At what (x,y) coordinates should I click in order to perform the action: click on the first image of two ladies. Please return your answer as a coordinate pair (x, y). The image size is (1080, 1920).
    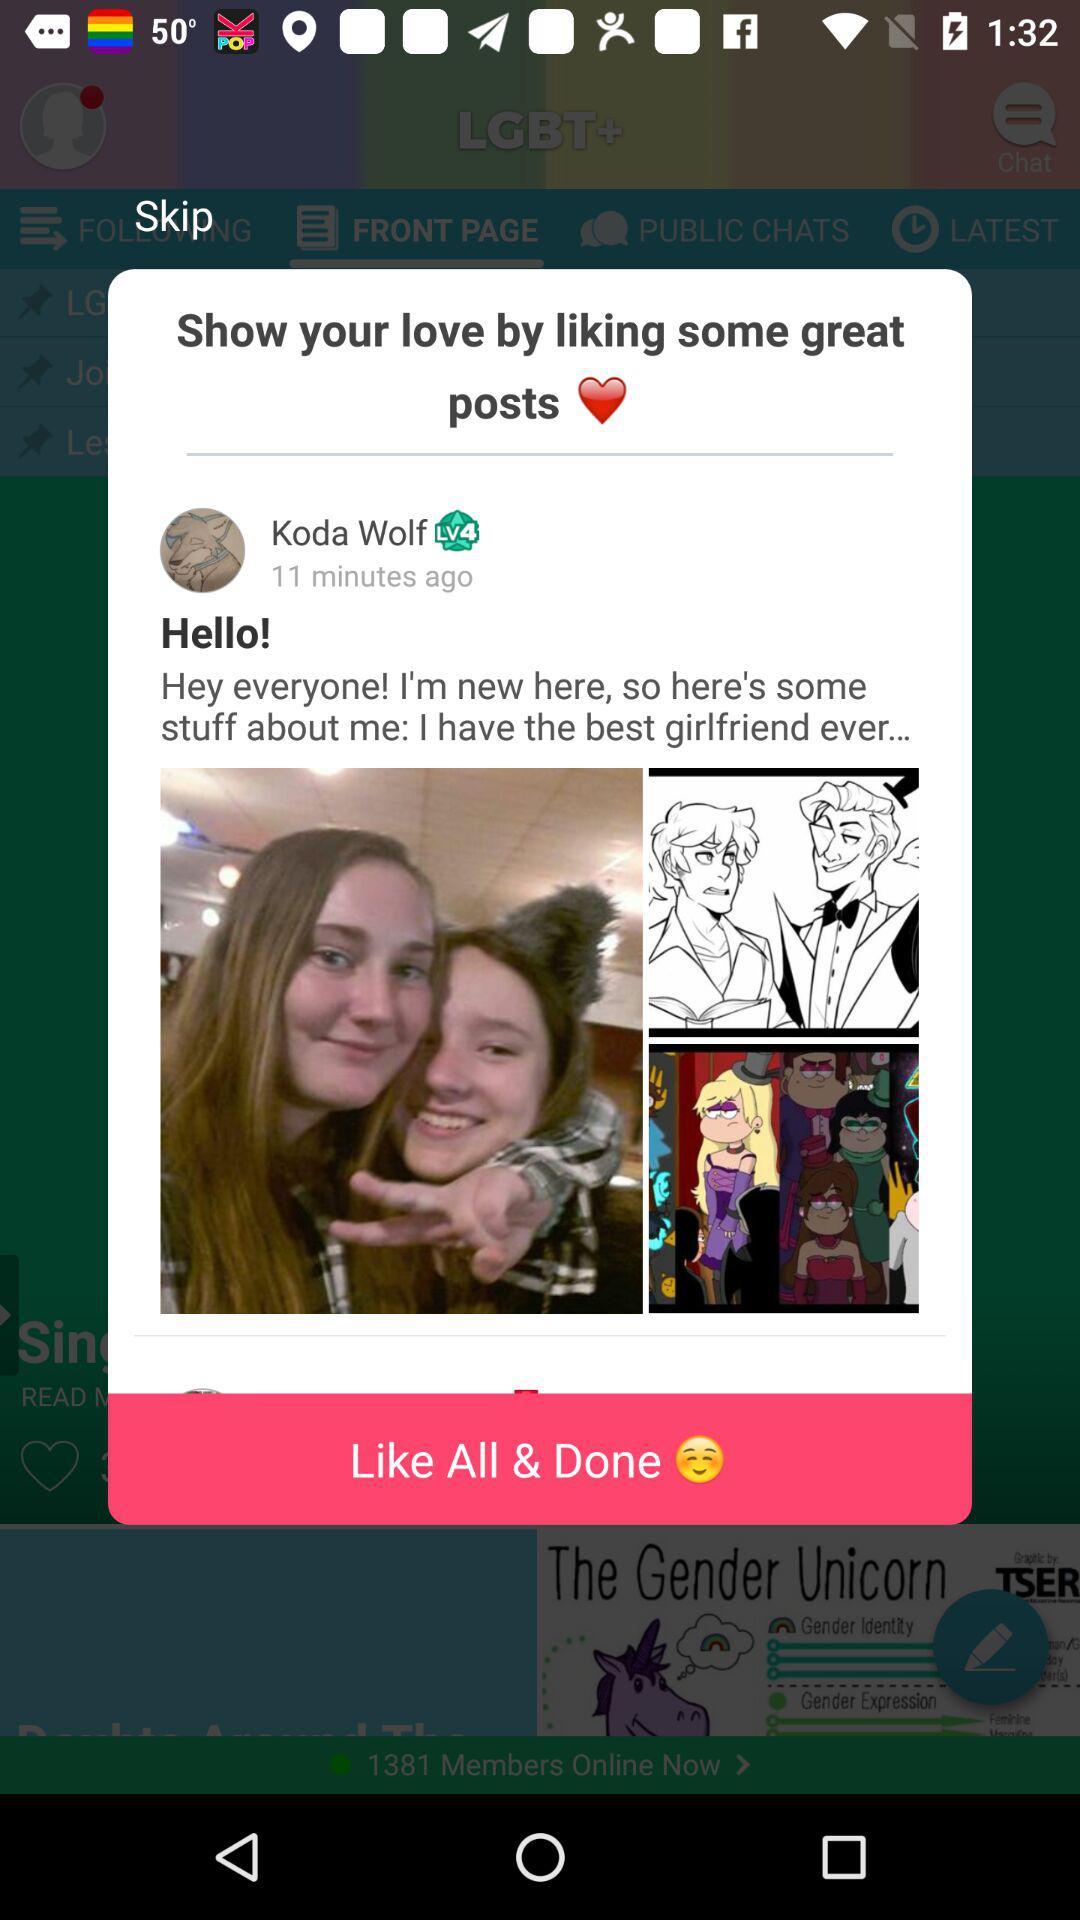
    Looking at the image, I should click on (401, 1040).